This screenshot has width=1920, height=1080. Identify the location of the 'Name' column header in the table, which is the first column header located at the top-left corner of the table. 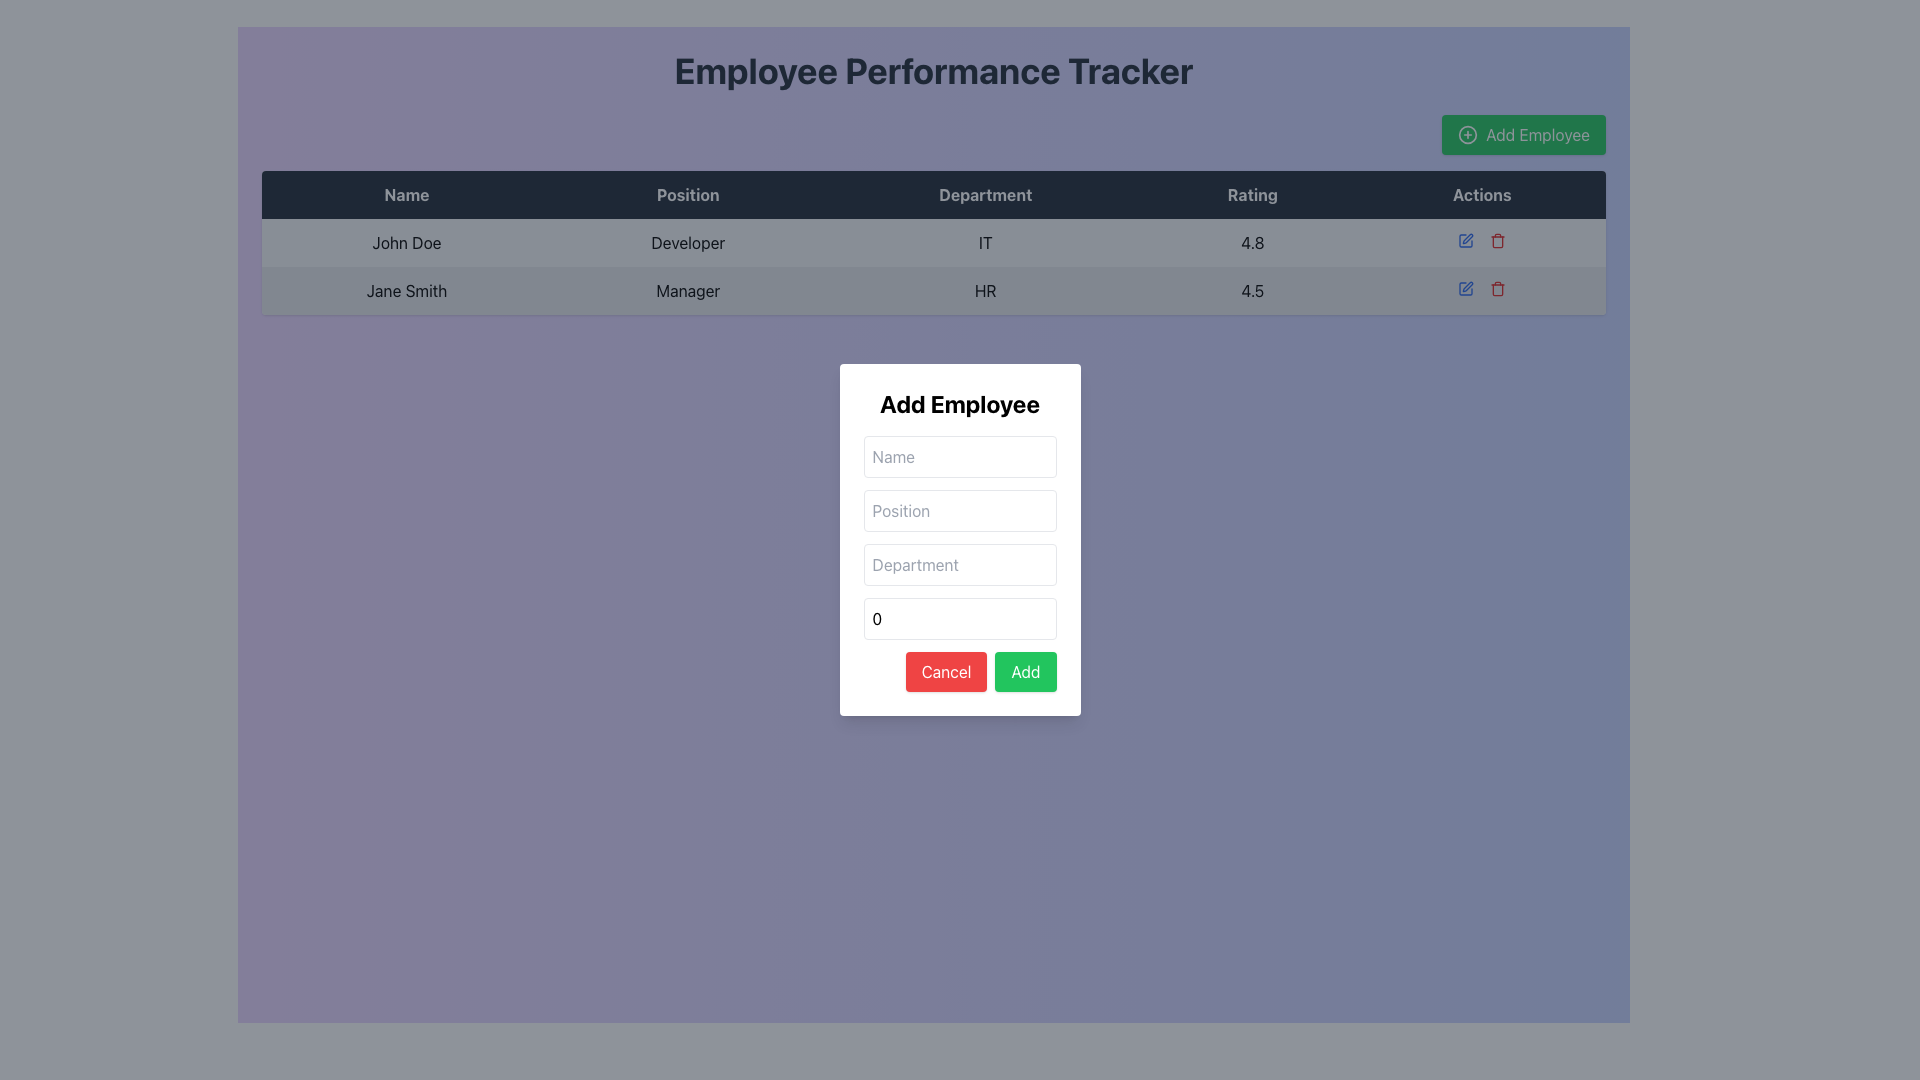
(406, 195).